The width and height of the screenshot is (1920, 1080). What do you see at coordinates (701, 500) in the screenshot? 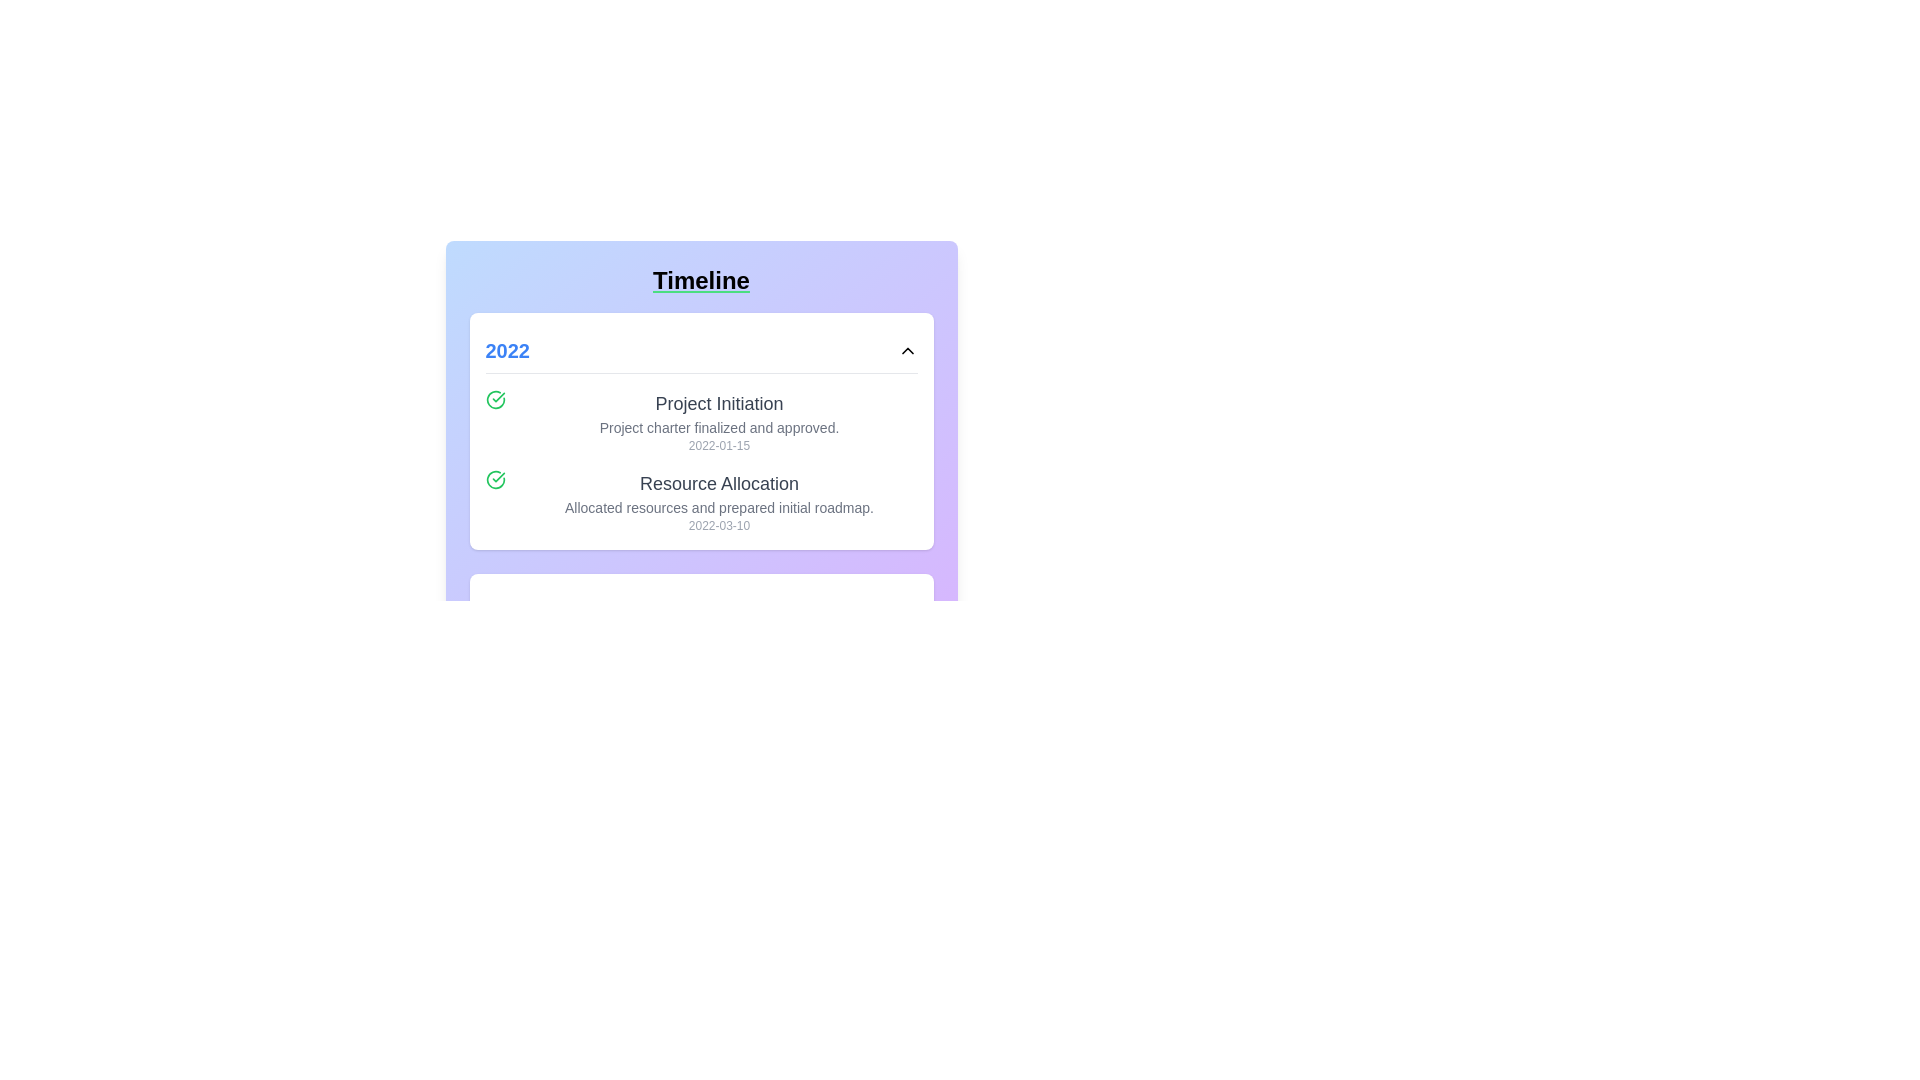
I see `the second list item` at bounding box center [701, 500].